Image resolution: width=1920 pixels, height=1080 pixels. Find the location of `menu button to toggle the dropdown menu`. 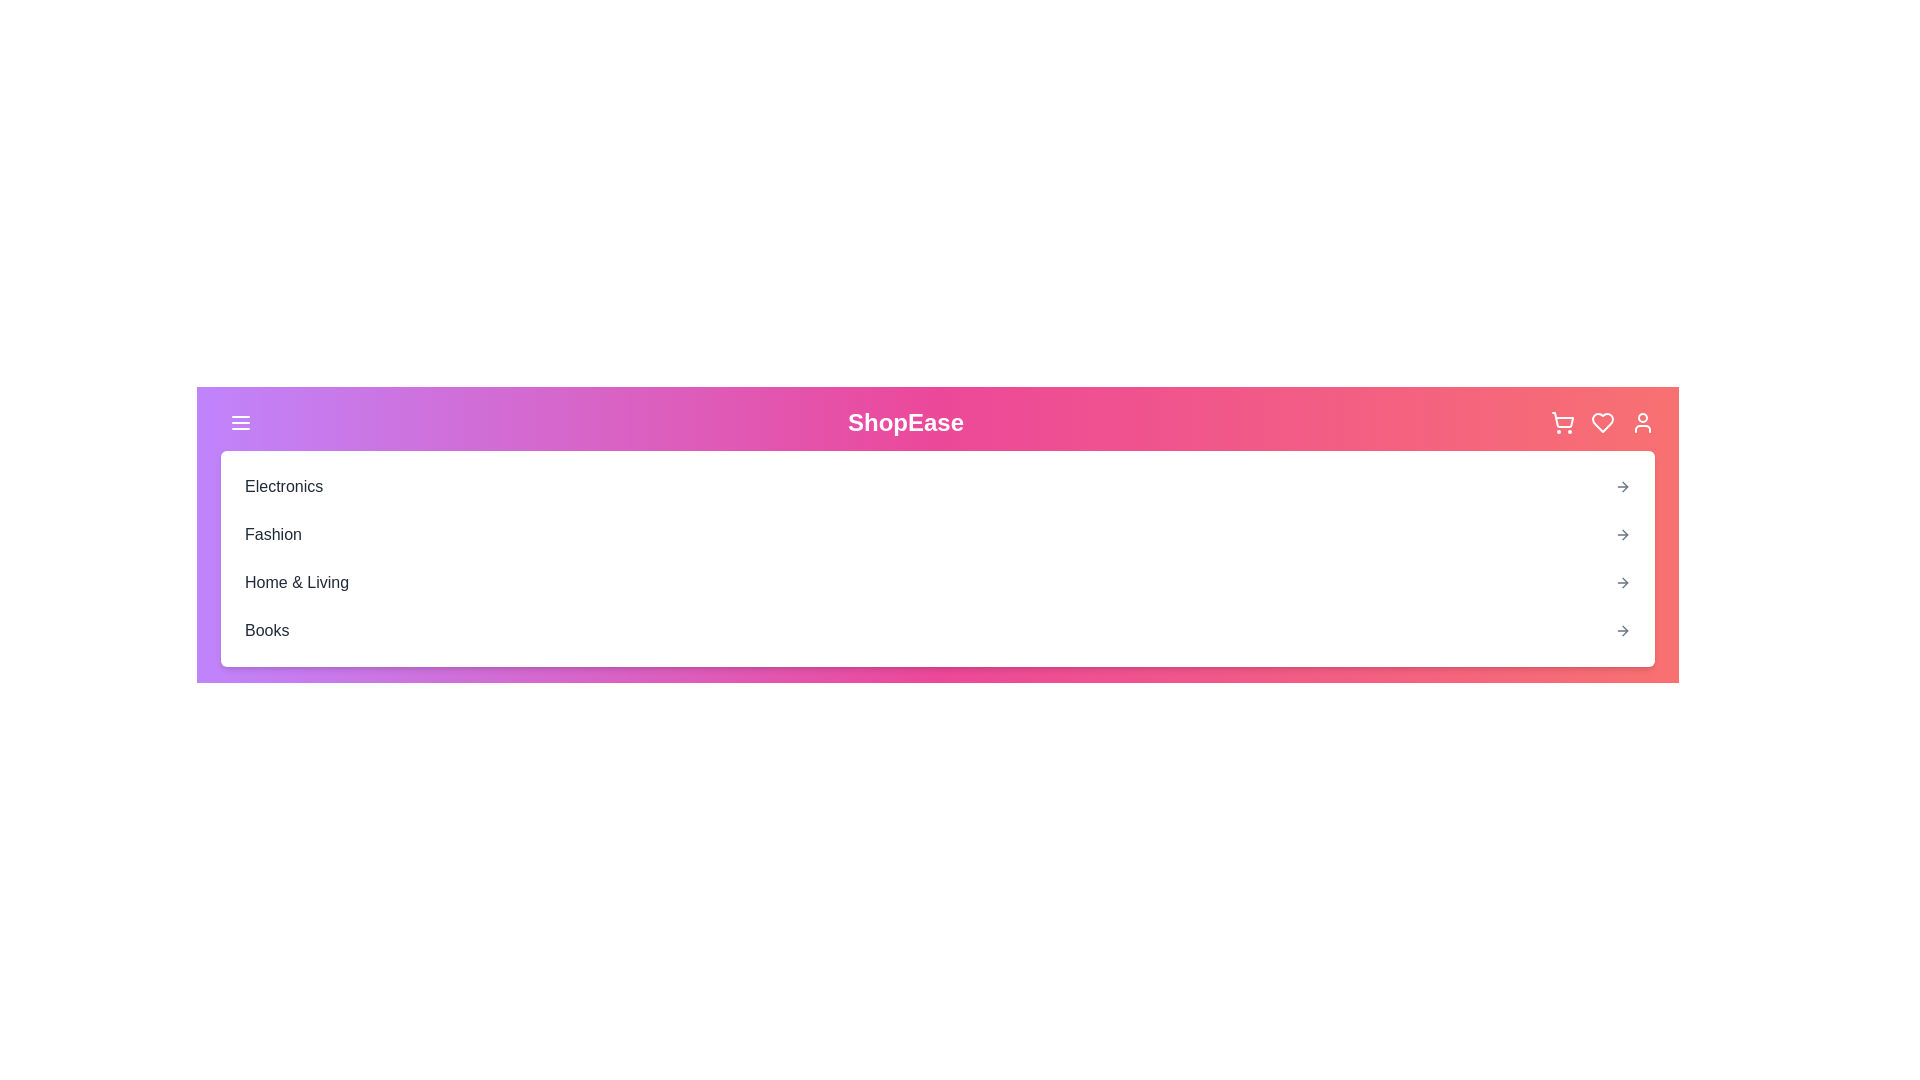

menu button to toggle the dropdown menu is located at coordinates (240, 422).